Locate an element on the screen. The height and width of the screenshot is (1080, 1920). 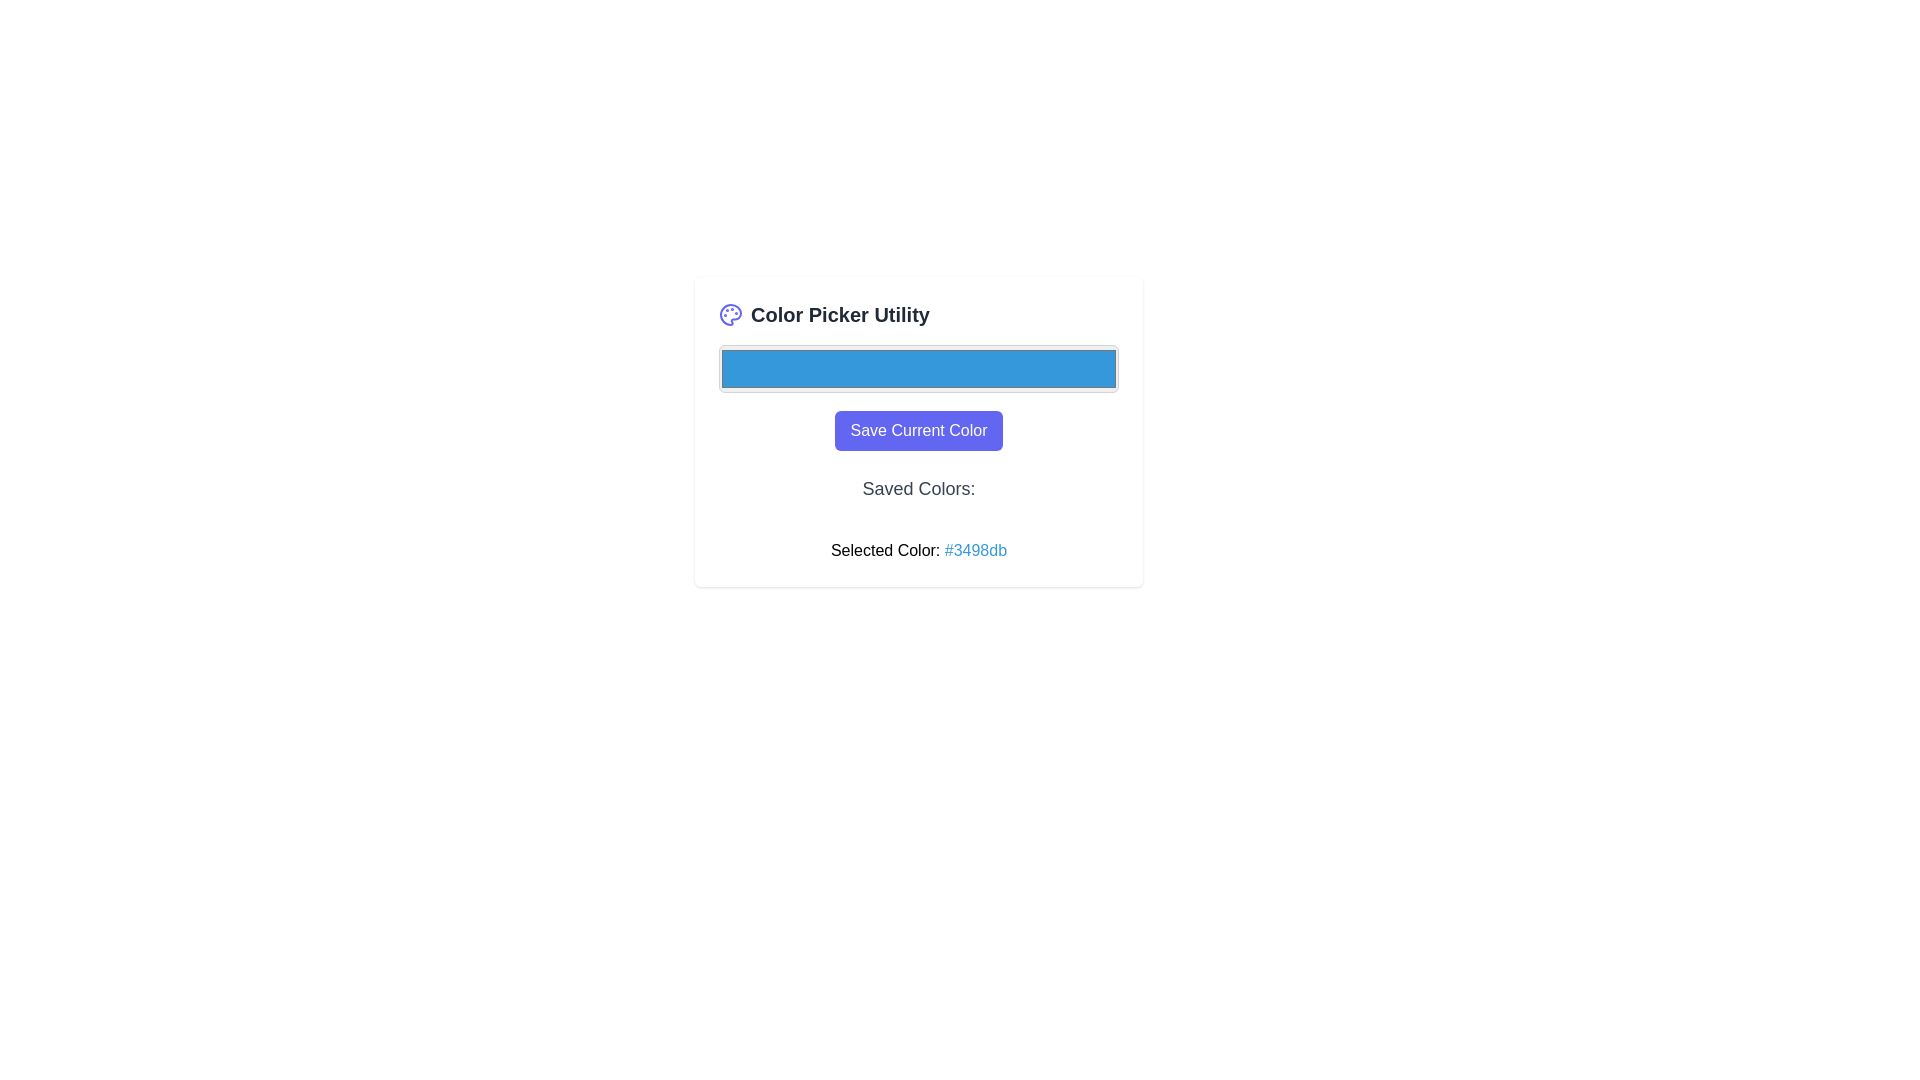
the 'Save Current Color' button, which is a deep indigo rectangular button with rounded corners is located at coordinates (916, 430).